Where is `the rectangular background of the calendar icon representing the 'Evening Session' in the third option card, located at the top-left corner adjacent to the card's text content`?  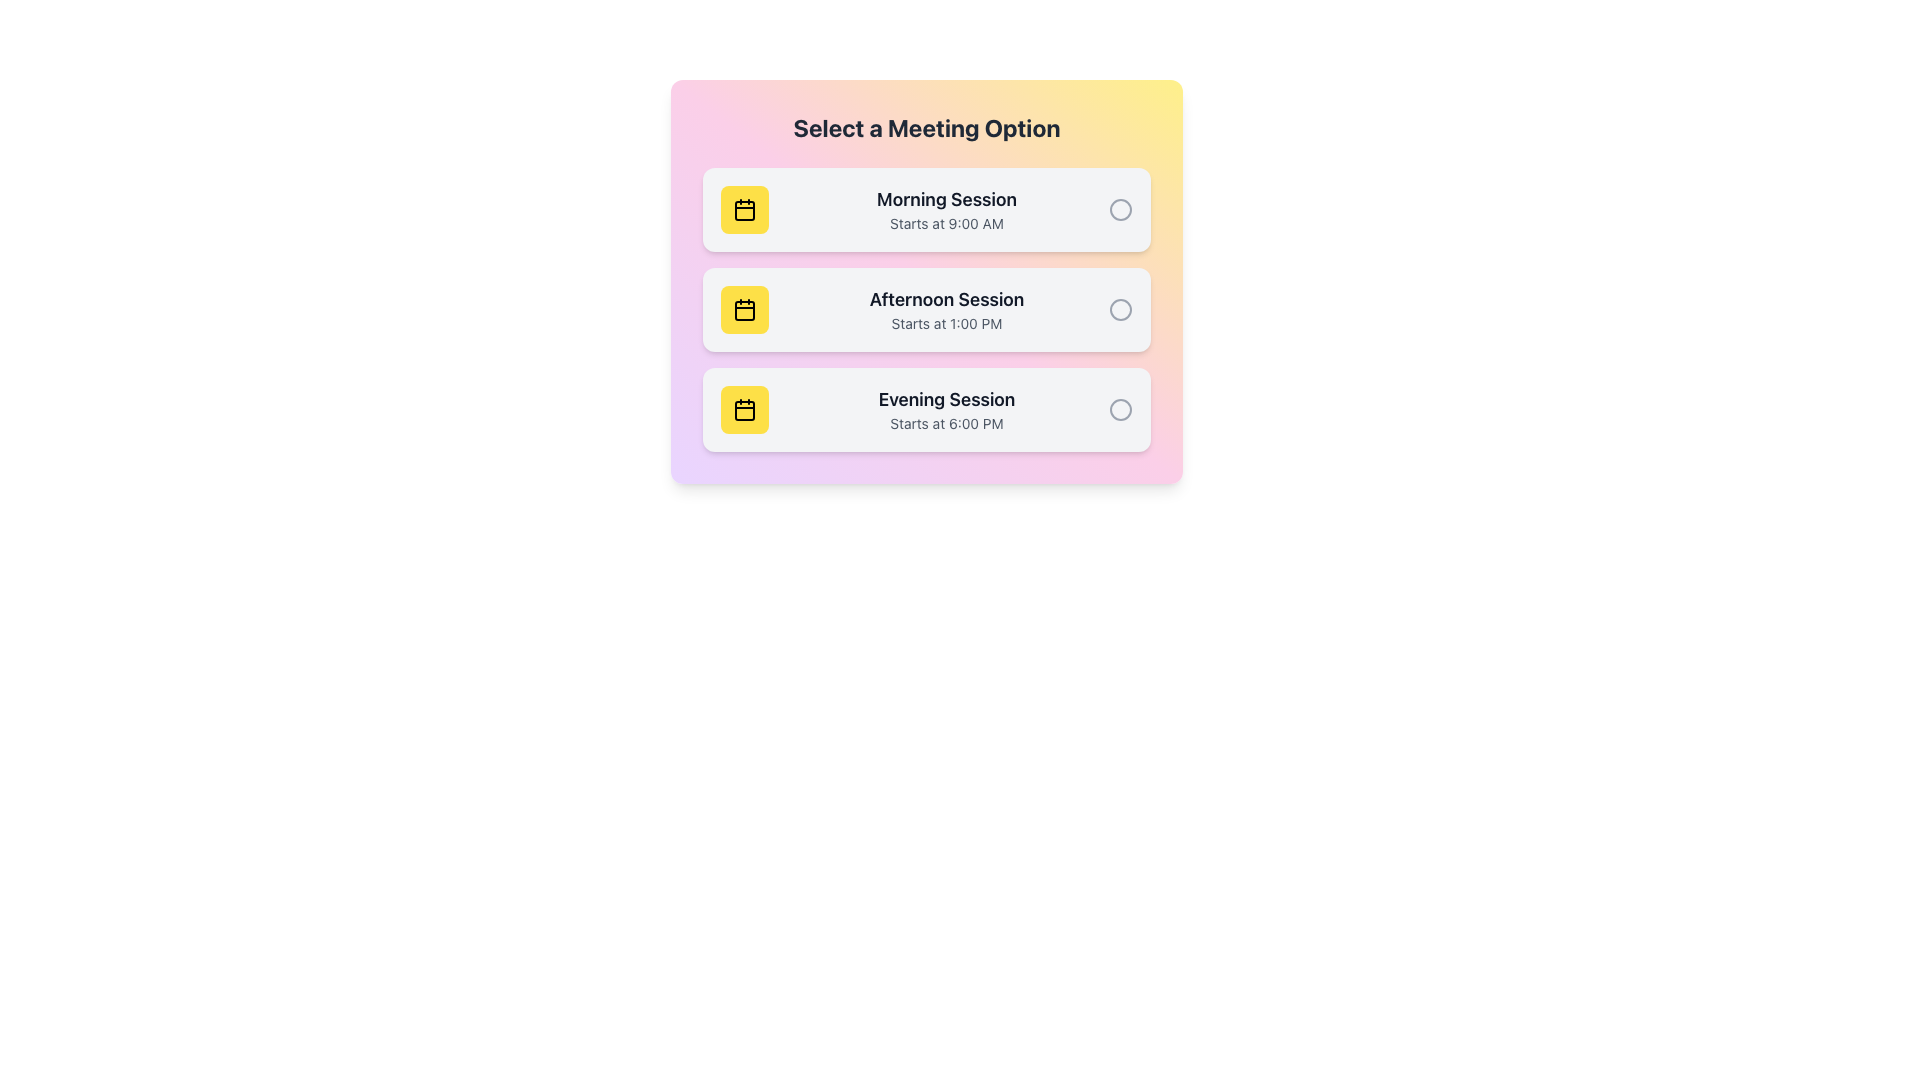
the rectangular background of the calendar icon representing the 'Evening Session' in the third option card, located at the top-left corner adjacent to the card's text content is located at coordinates (743, 410).